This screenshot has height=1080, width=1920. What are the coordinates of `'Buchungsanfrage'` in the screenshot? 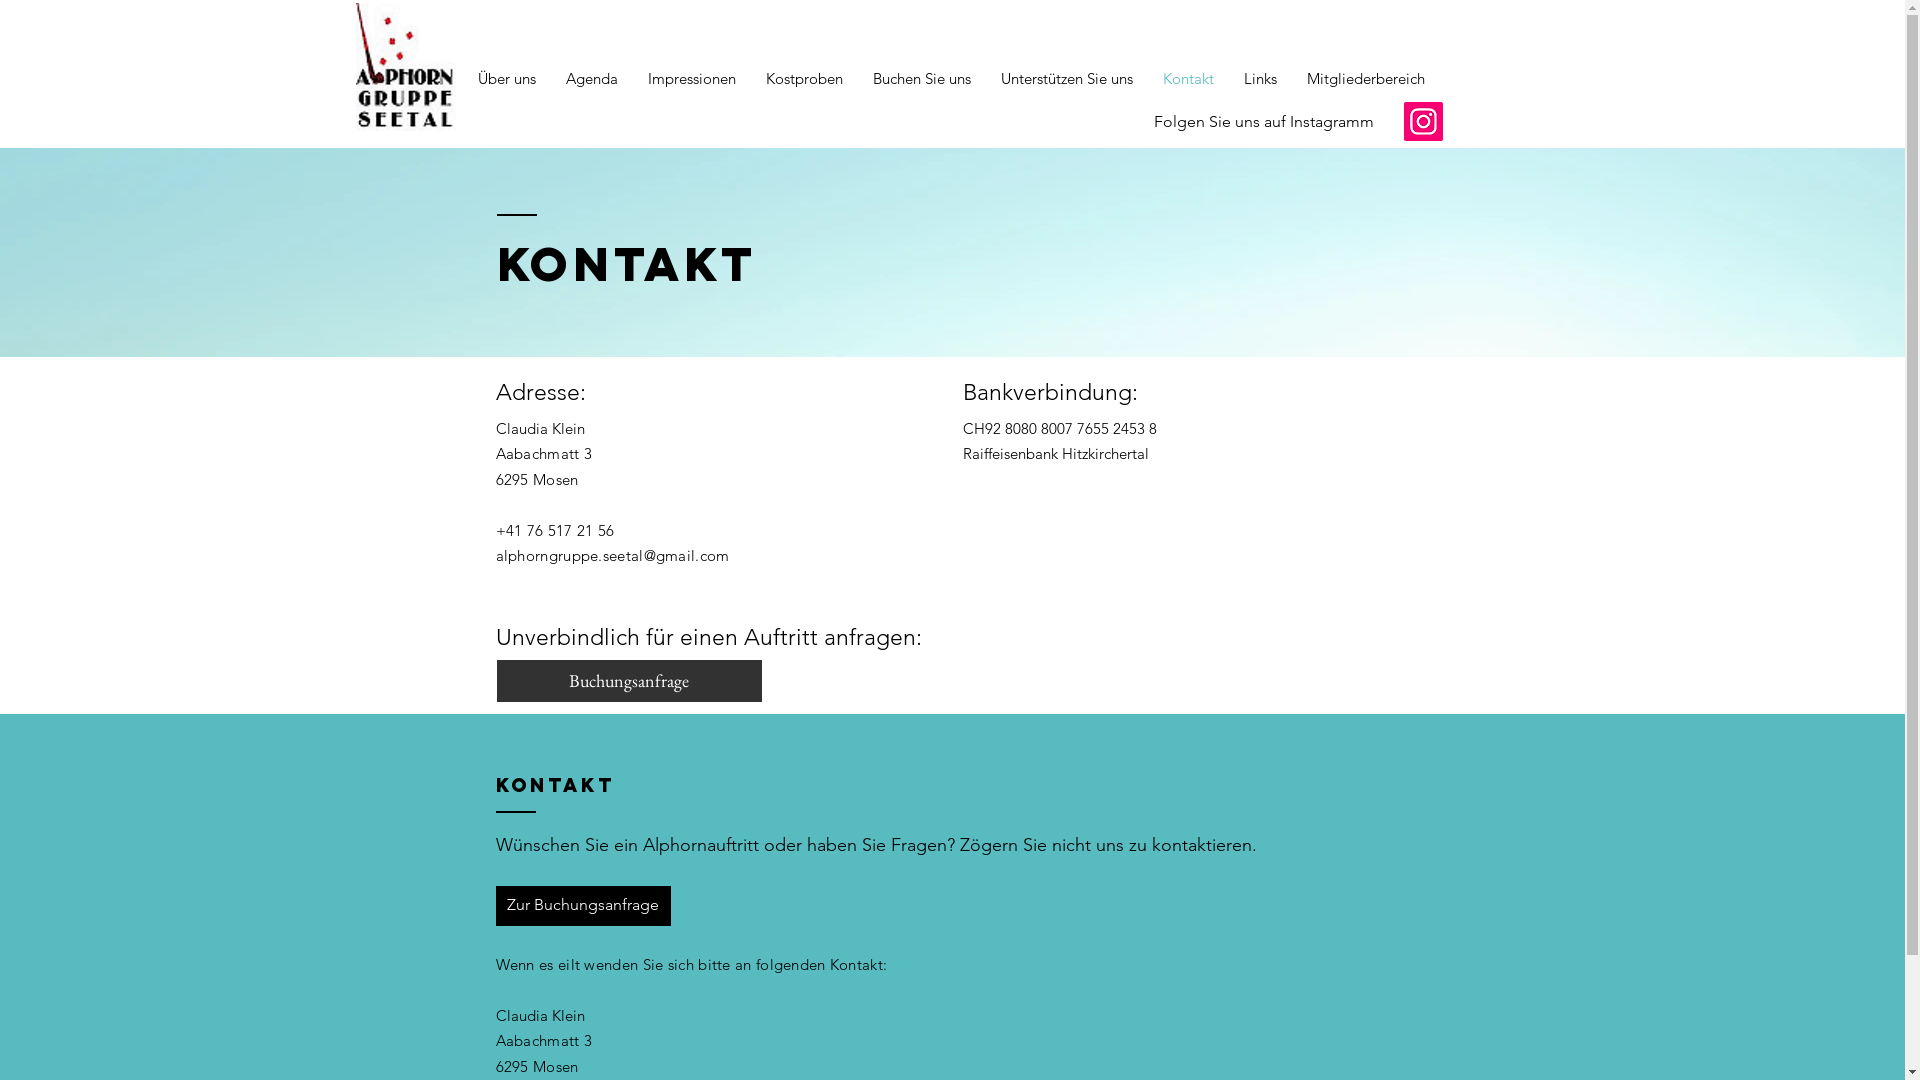 It's located at (627, 680).